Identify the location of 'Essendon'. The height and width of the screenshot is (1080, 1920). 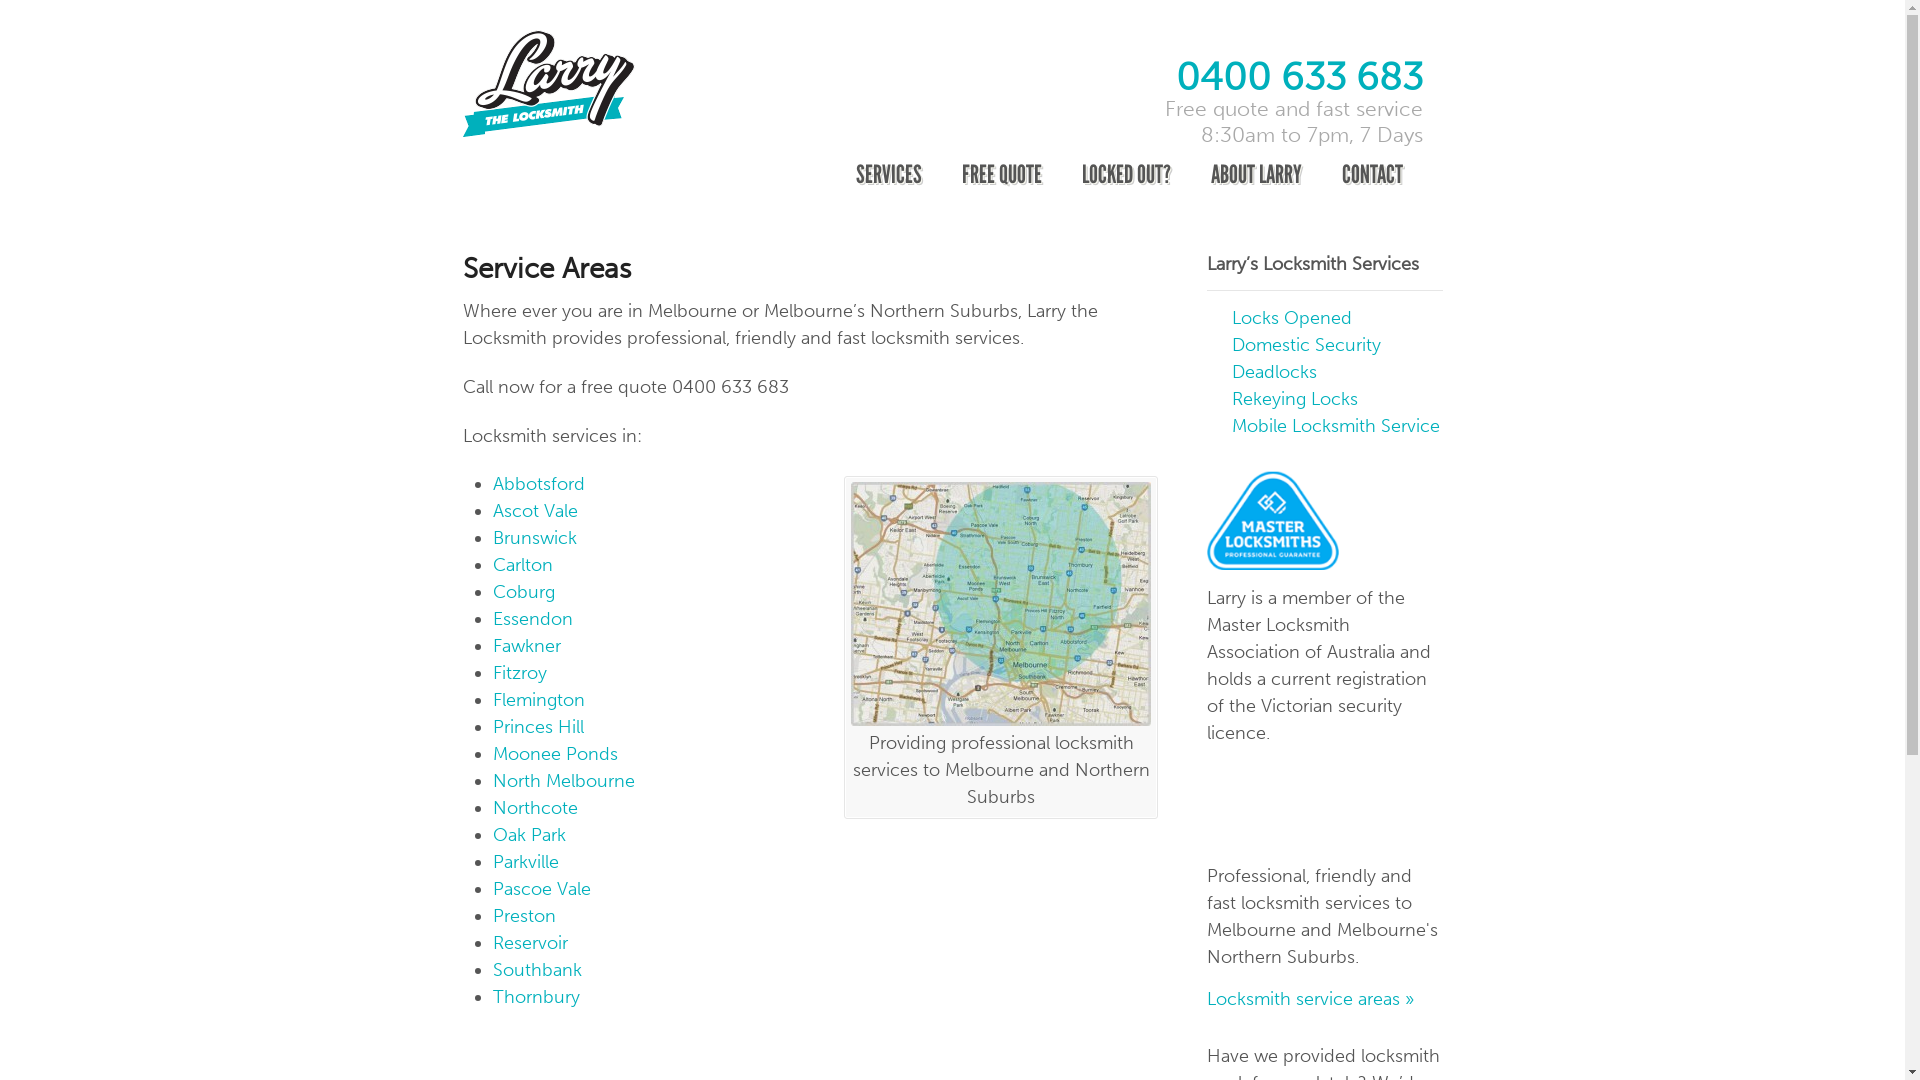
(532, 617).